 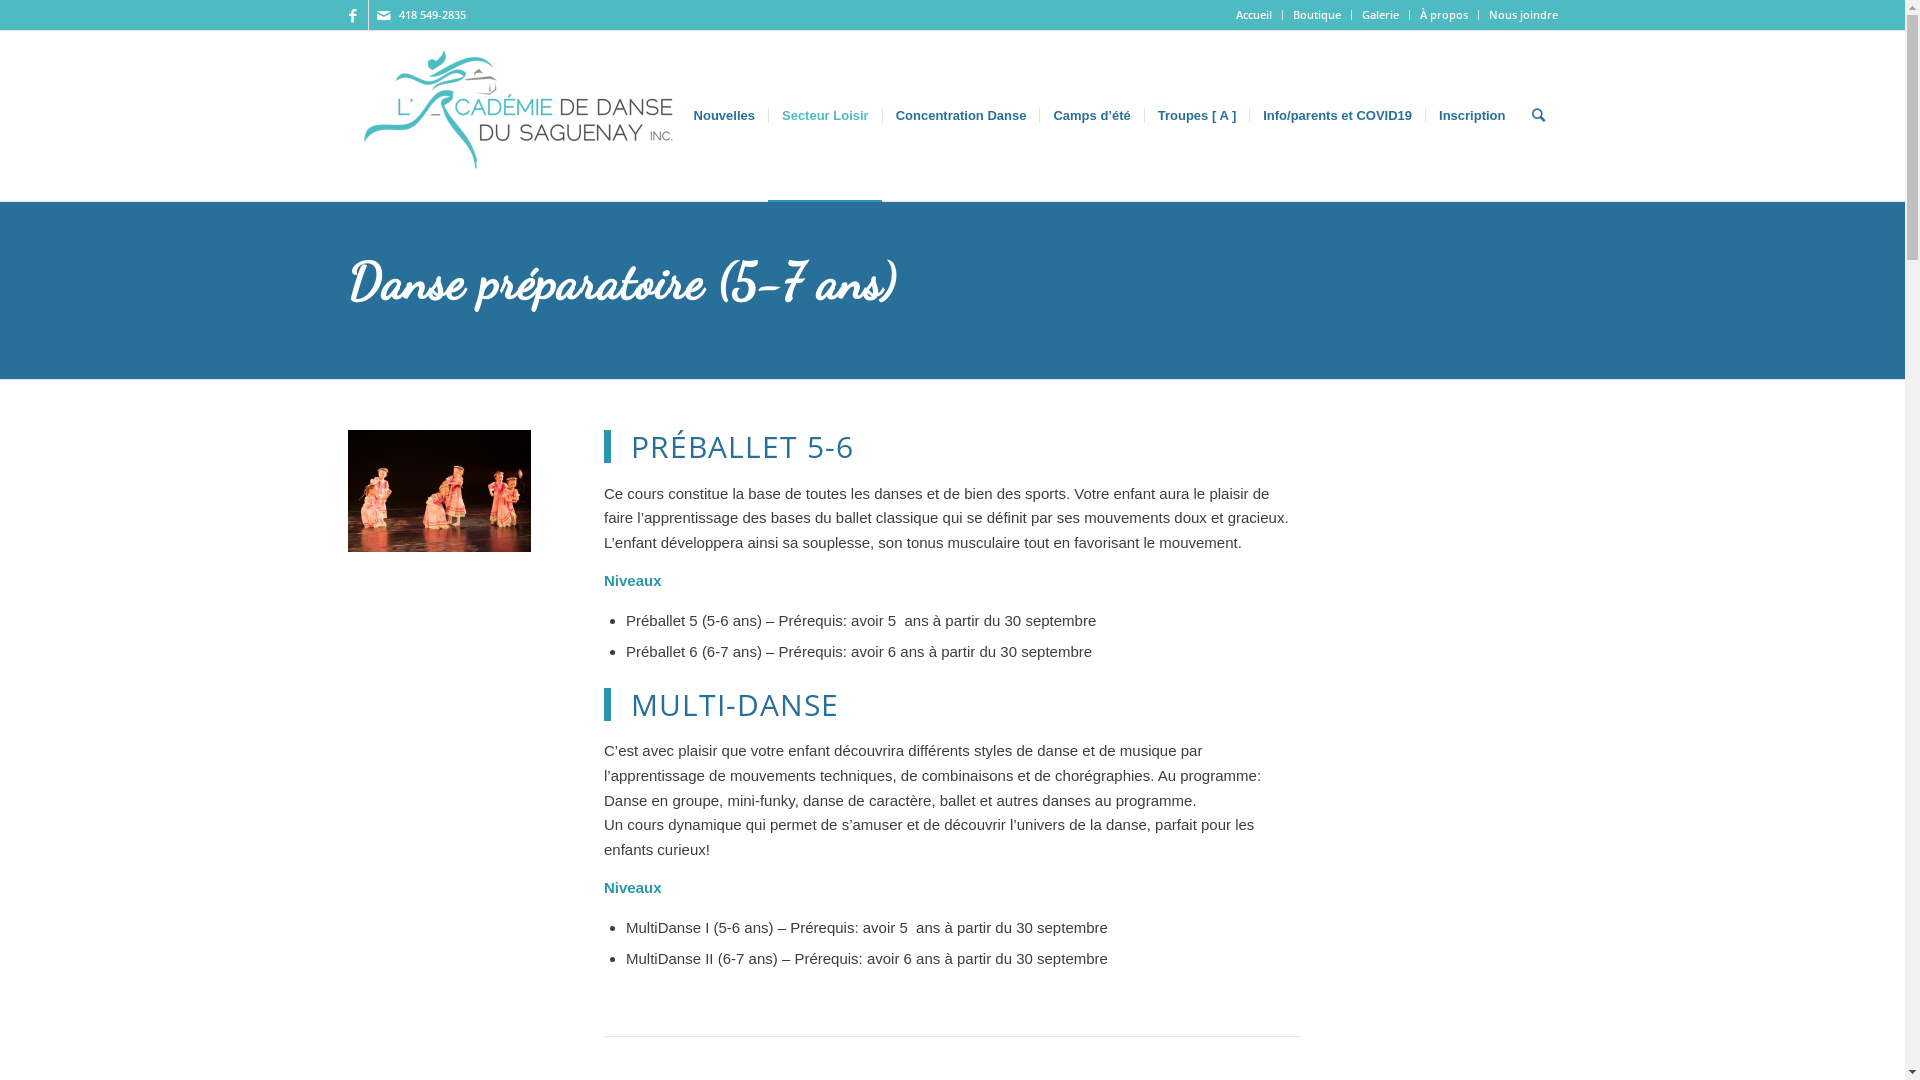 I want to click on 'Mail', so click(x=383, y=15).